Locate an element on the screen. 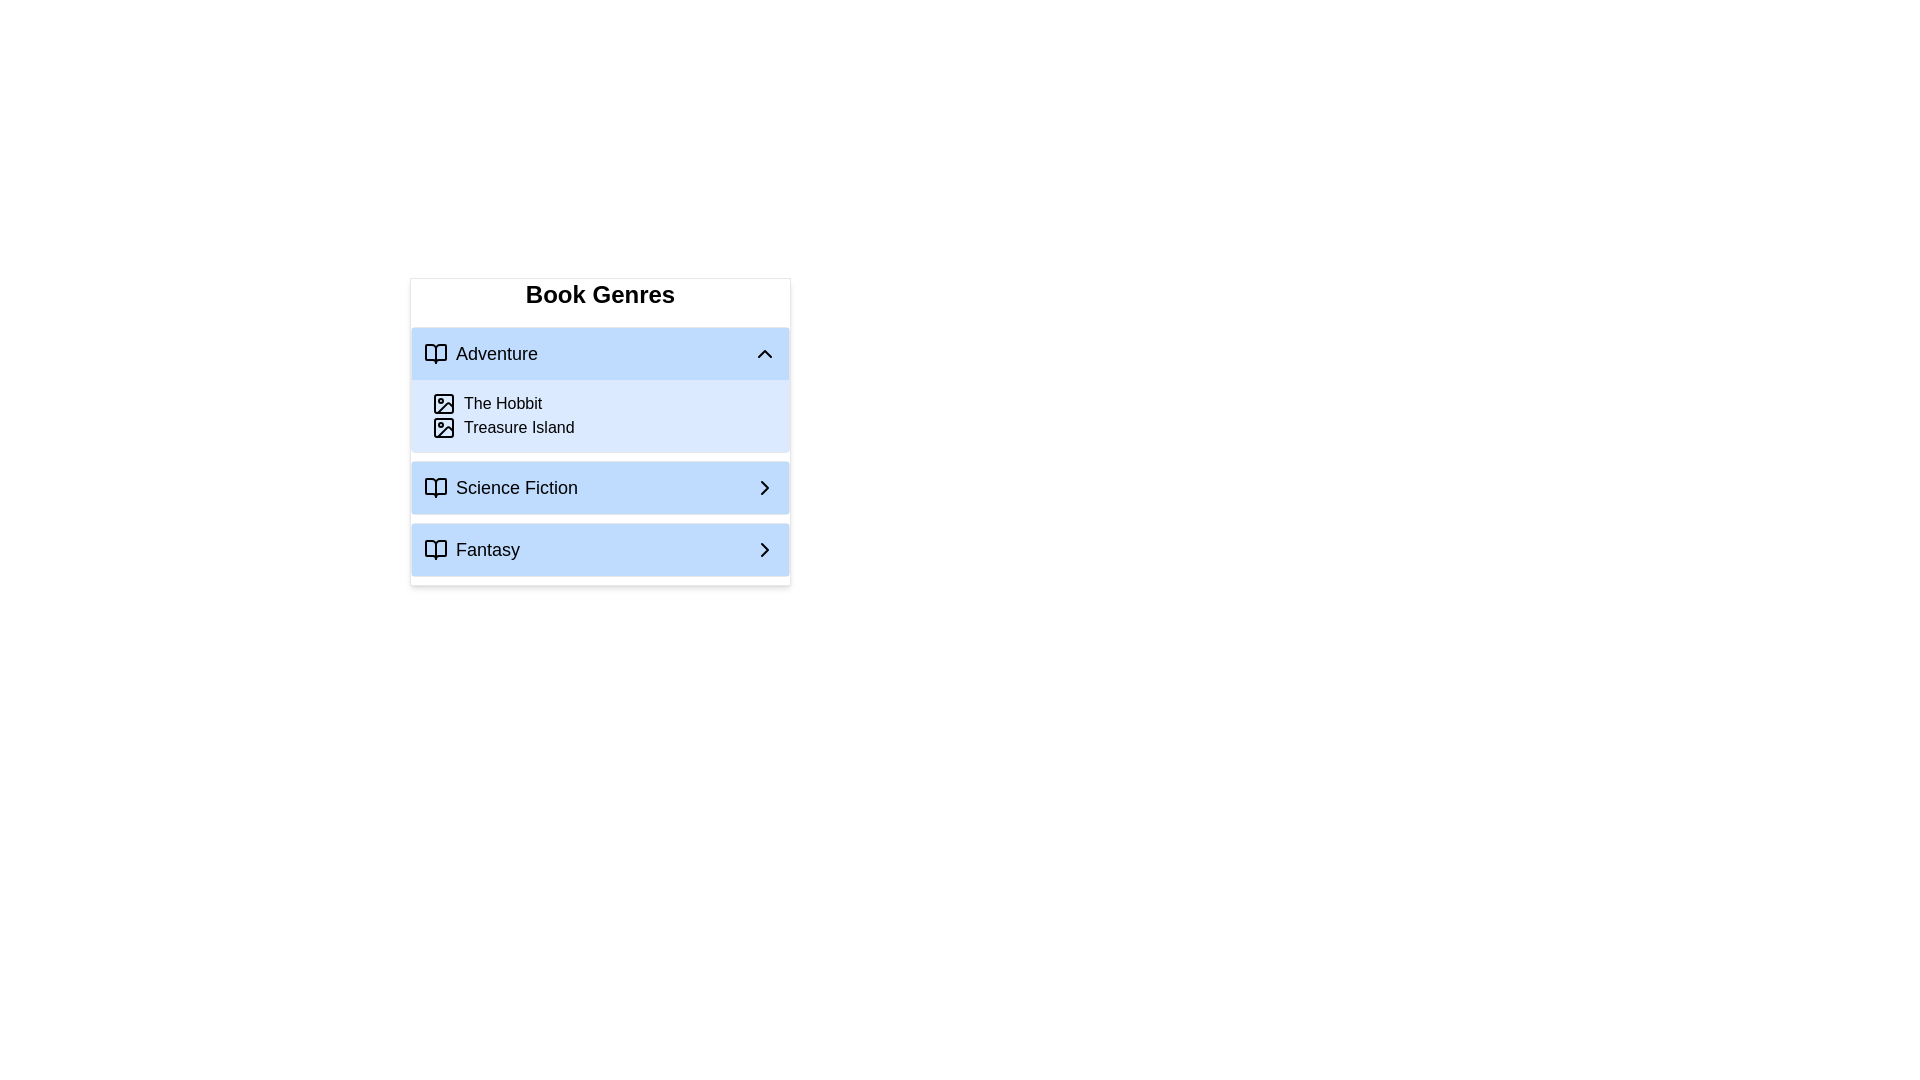 This screenshot has height=1080, width=1920. the chevron arrow icon used for navigating the 'Science Fiction' category in the menu interface is located at coordinates (763, 488).